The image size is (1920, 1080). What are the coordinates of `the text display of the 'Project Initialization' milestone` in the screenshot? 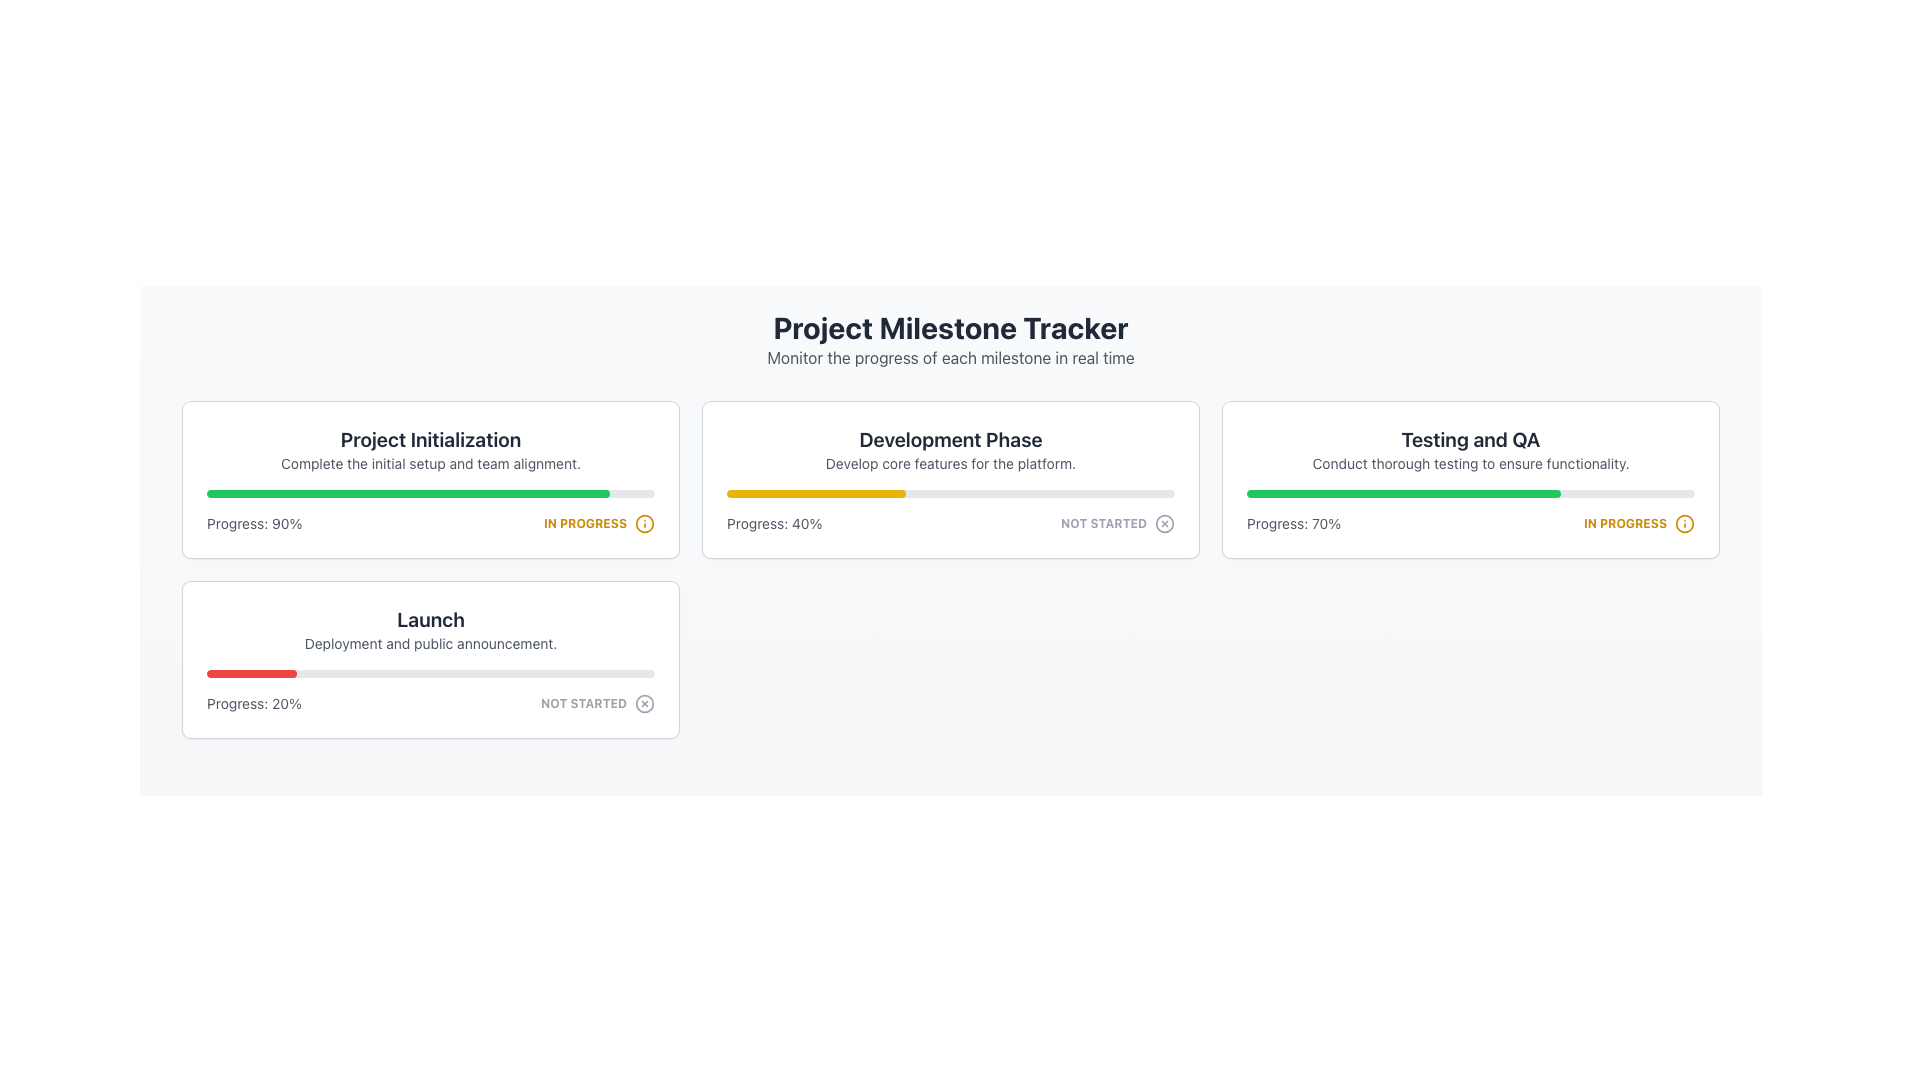 It's located at (430, 450).